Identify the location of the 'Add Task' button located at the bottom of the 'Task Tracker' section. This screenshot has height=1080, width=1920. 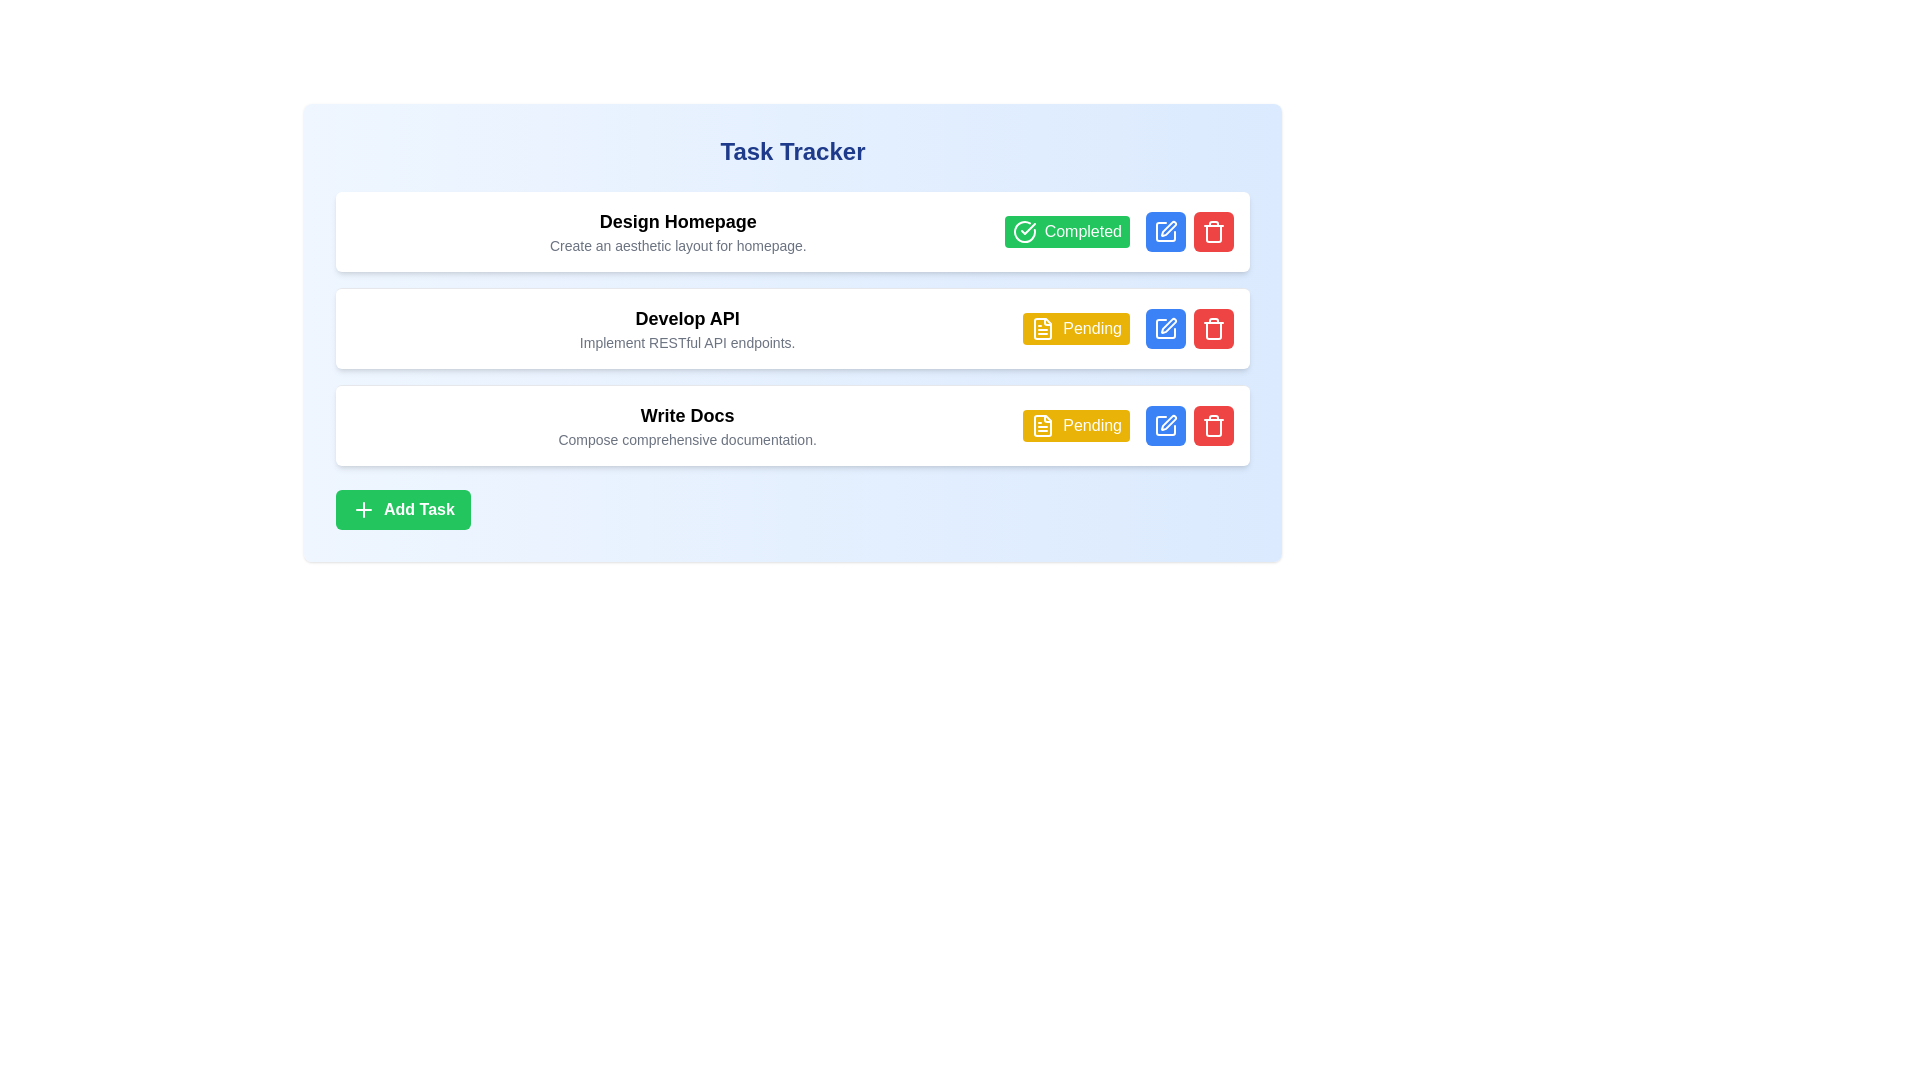
(402, 508).